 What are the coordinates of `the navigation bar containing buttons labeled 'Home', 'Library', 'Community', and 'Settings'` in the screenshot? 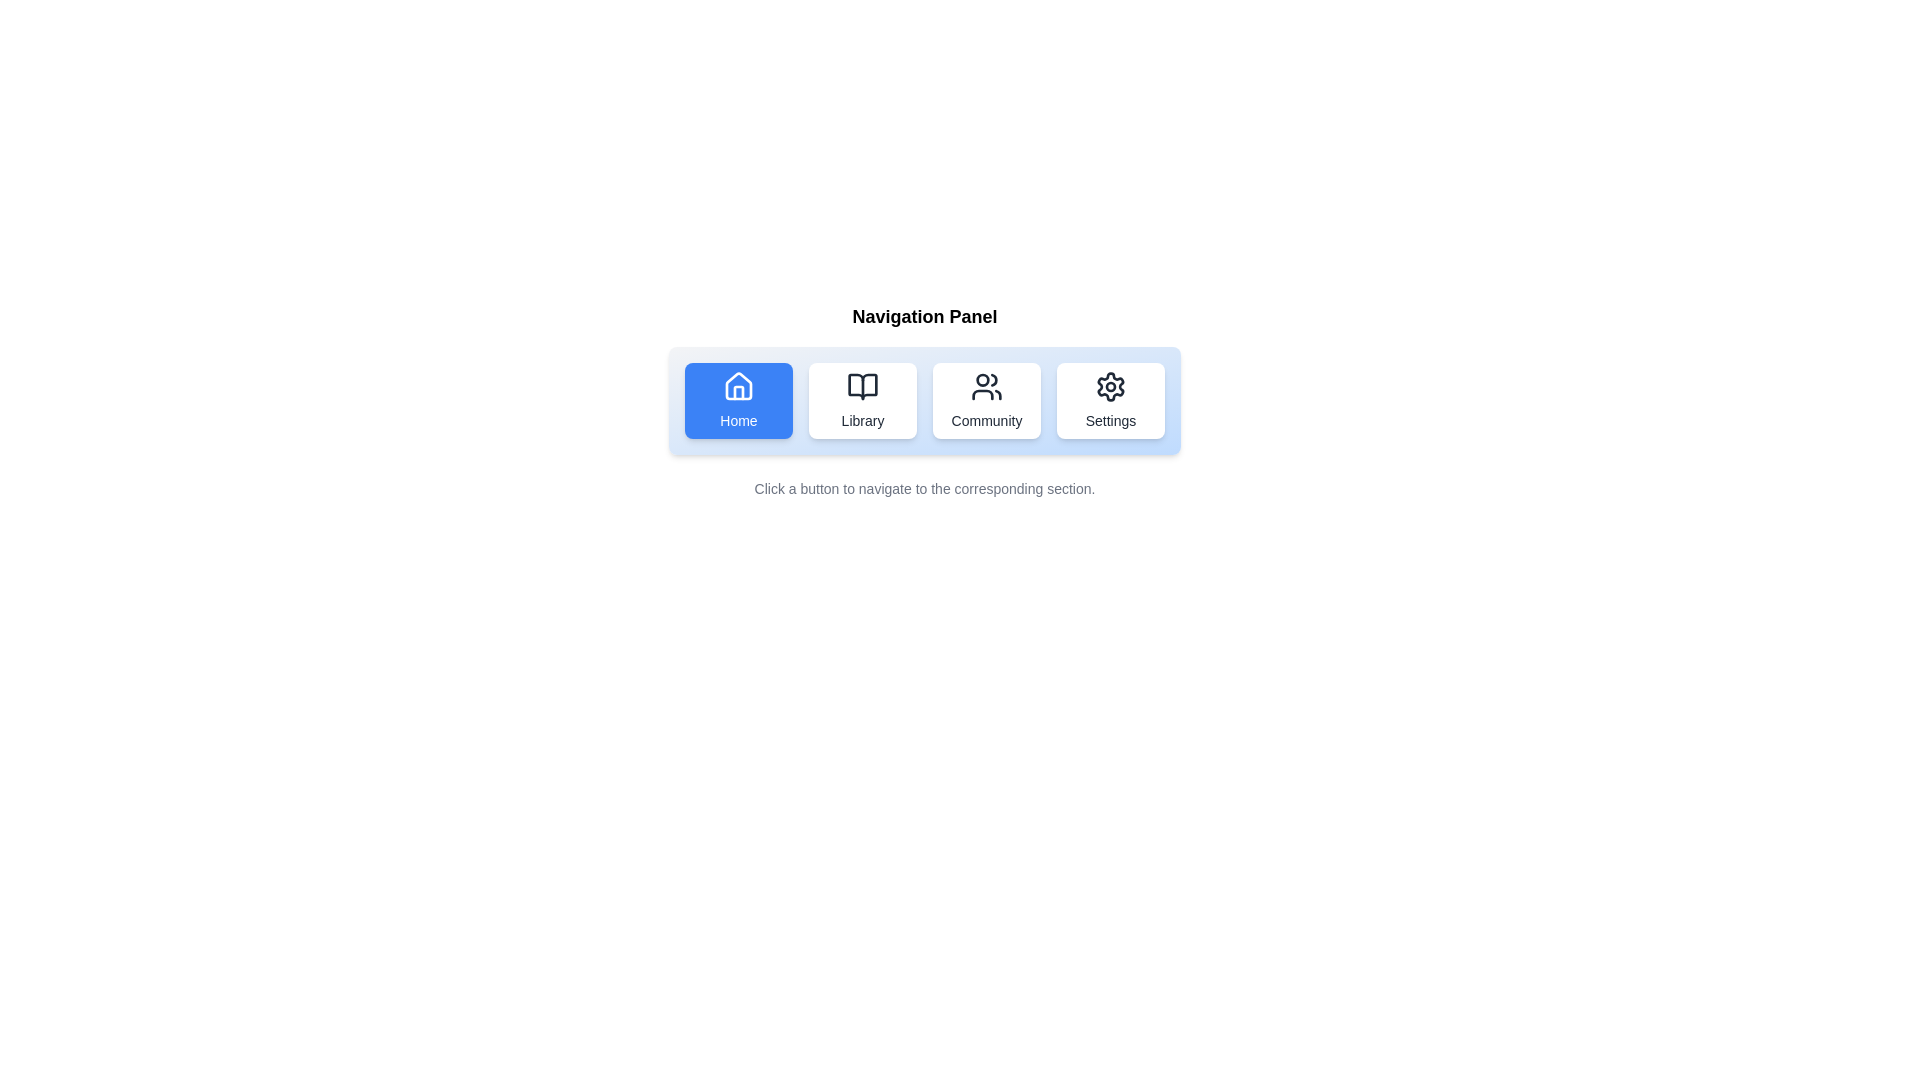 It's located at (924, 401).